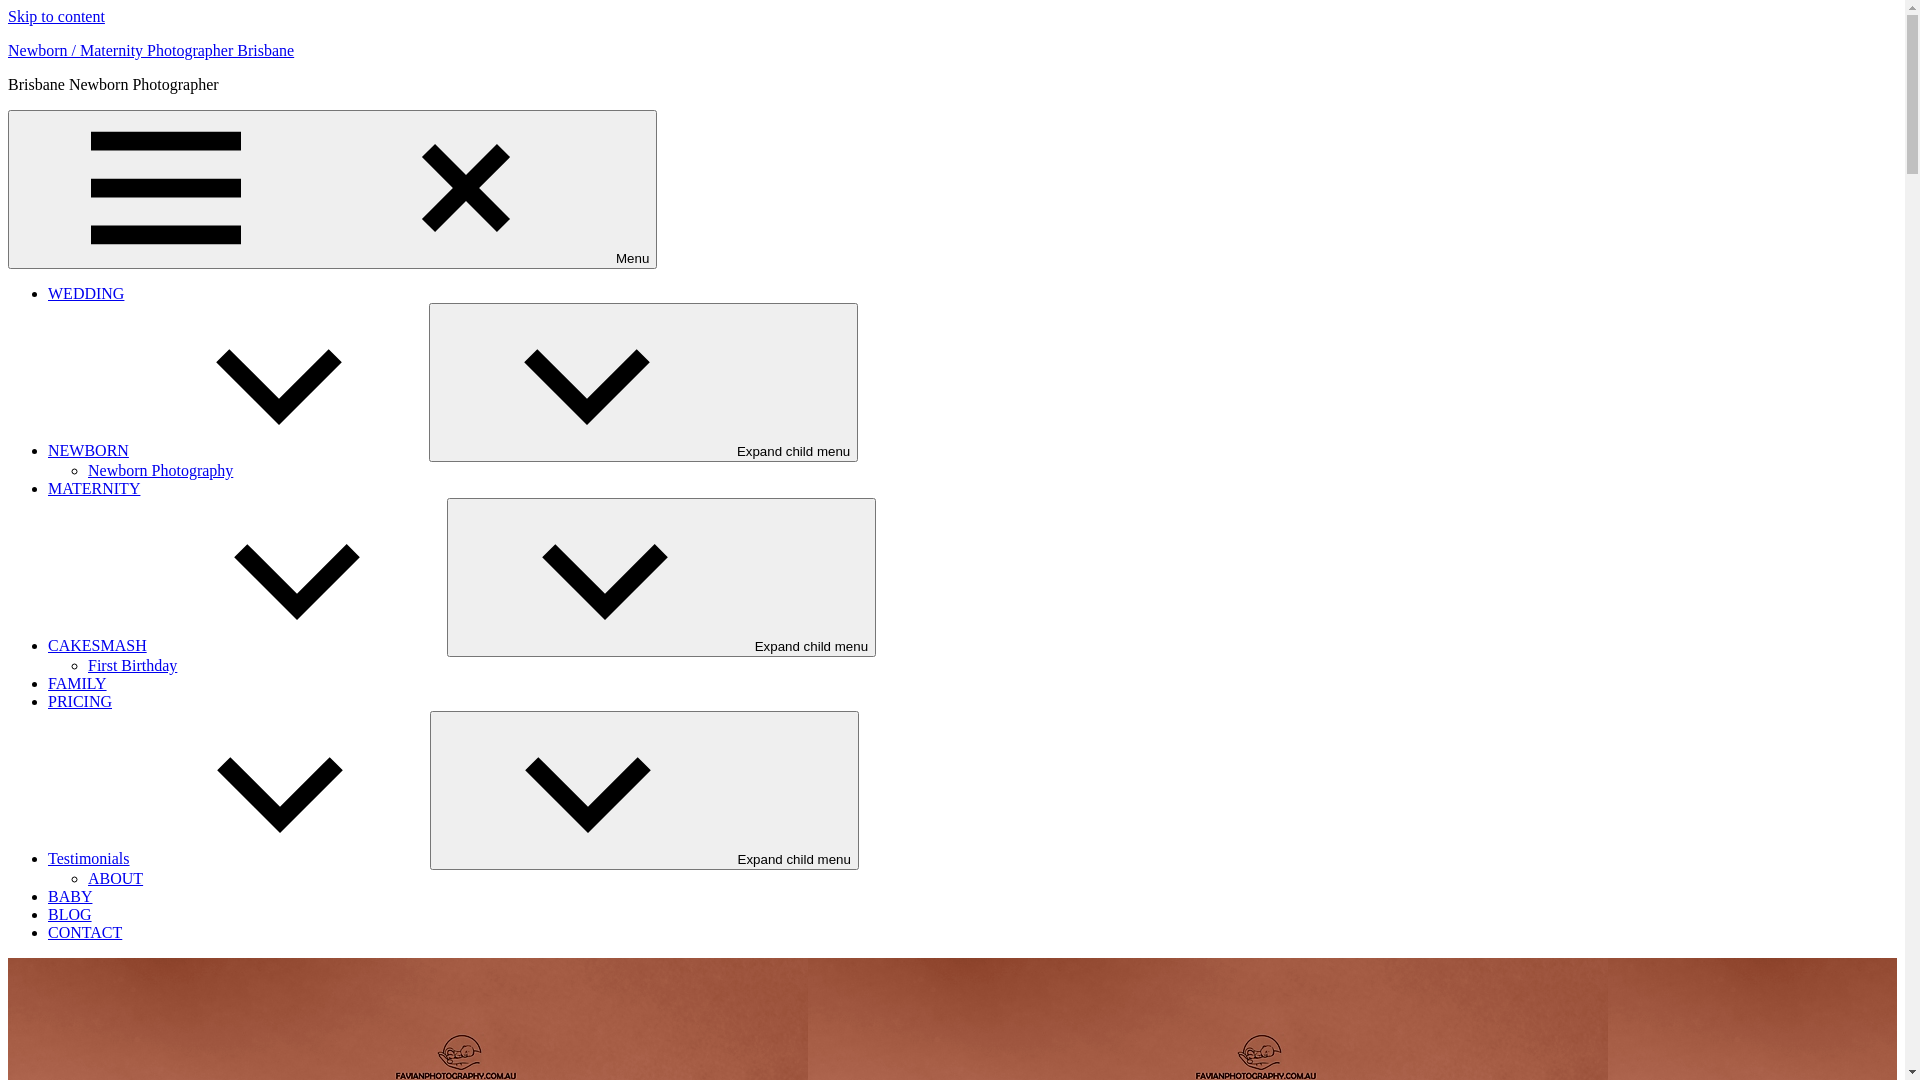  I want to click on 'NEWBORN', so click(238, 450).